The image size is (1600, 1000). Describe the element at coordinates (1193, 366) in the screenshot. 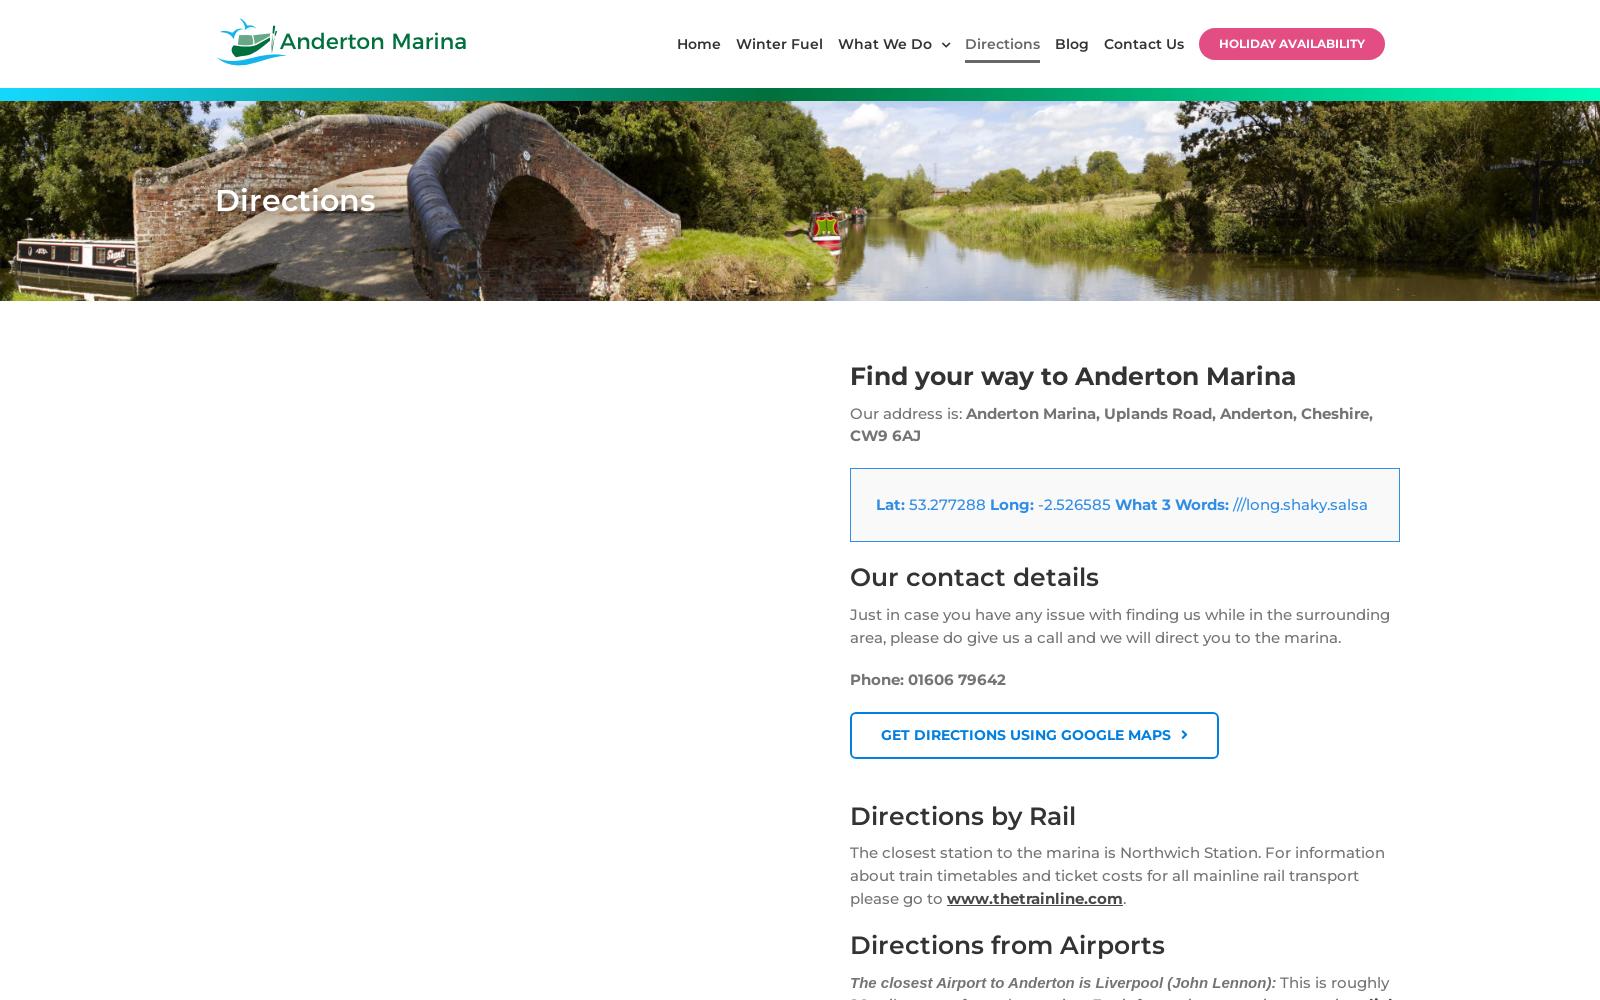

I see `'Amenities Overview'` at that location.